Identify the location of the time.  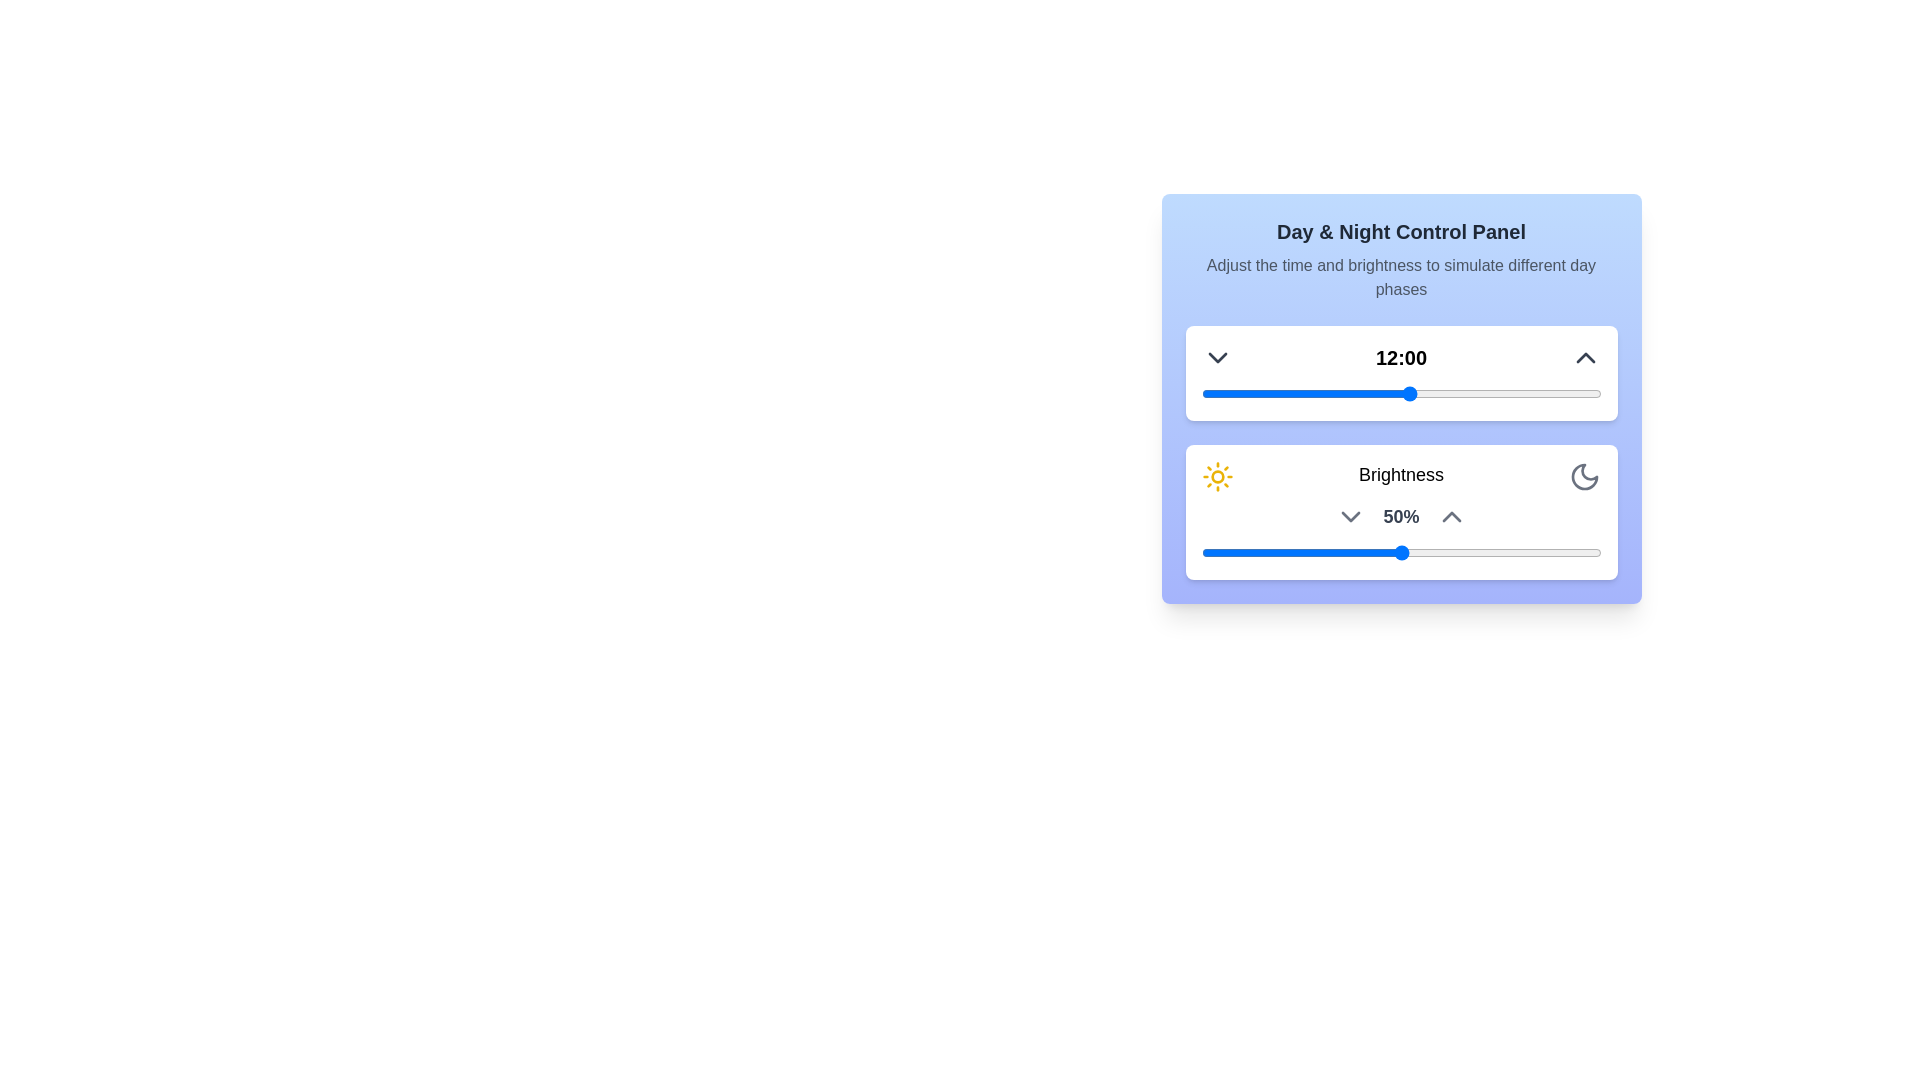
(1548, 393).